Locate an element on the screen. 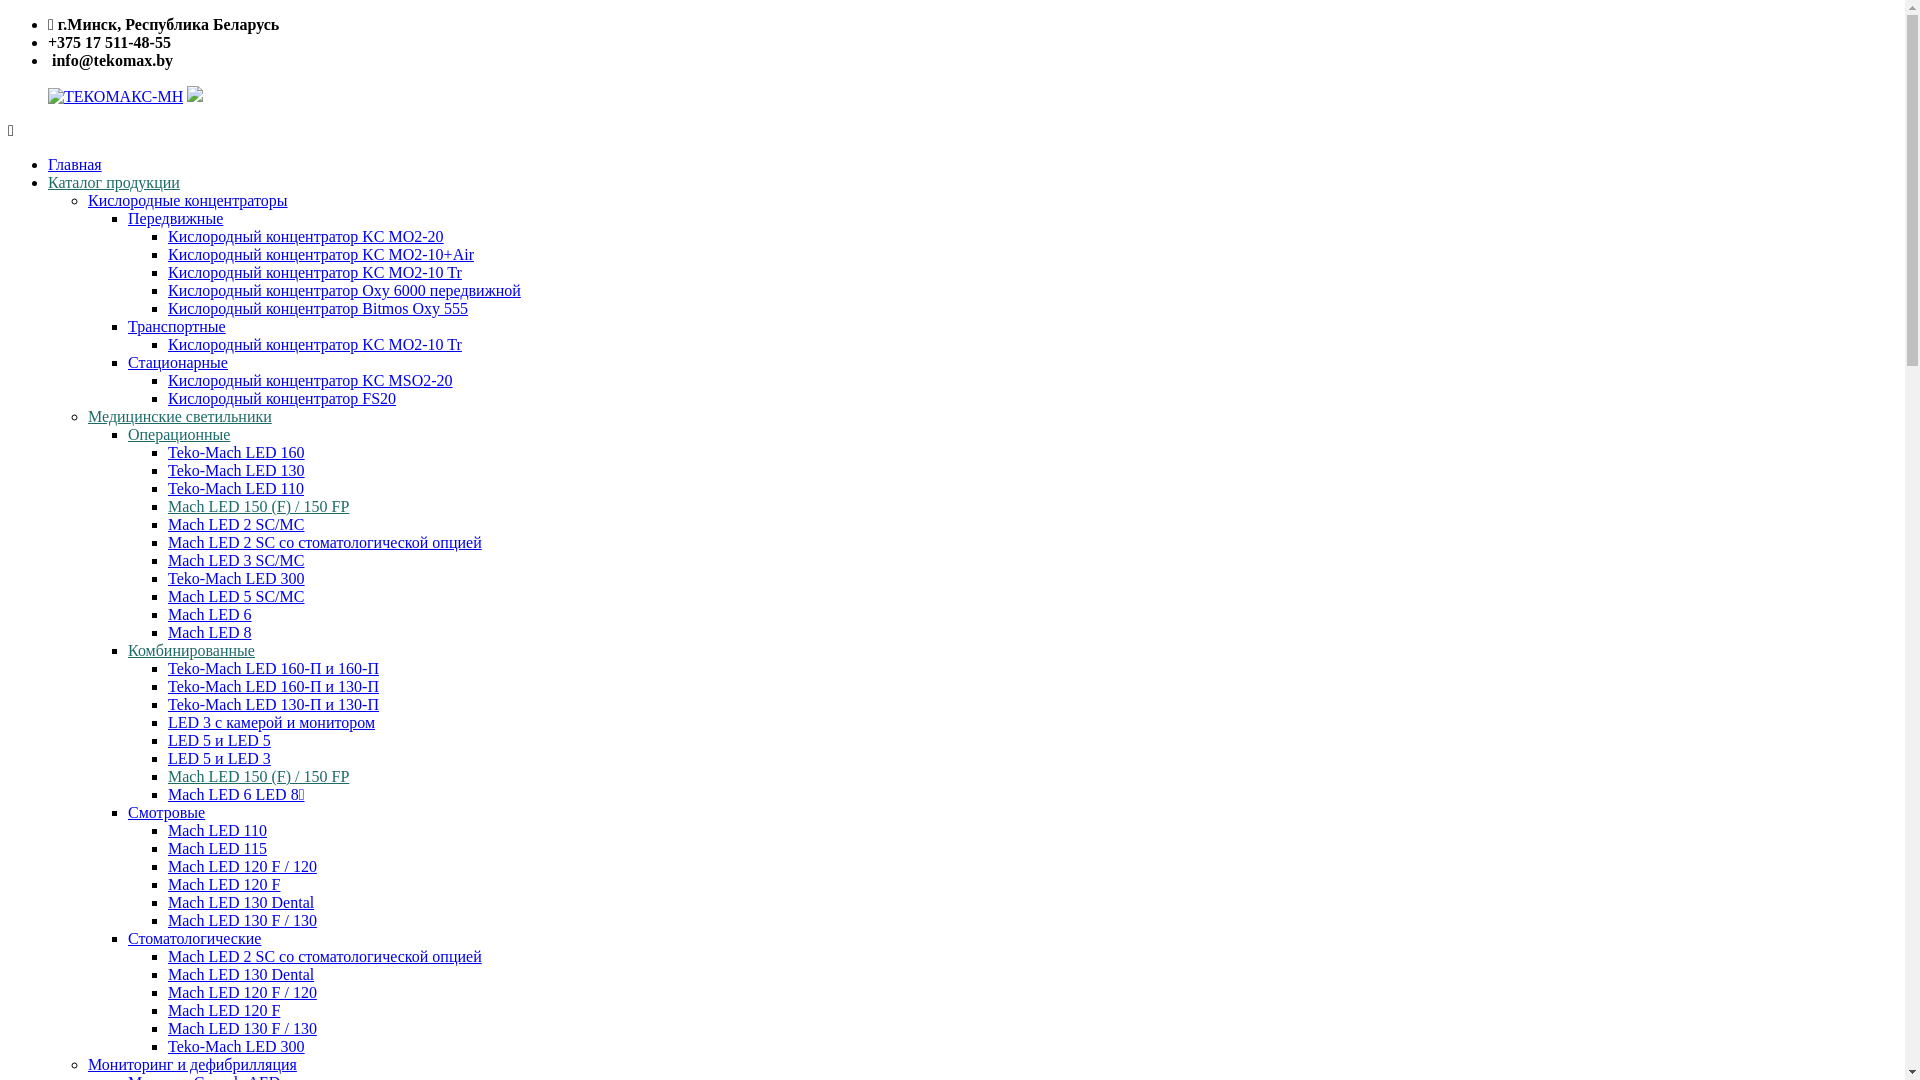 The width and height of the screenshot is (1920, 1080). 'Mach LED 2 SC/MC' is located at coordinates (235, 523).